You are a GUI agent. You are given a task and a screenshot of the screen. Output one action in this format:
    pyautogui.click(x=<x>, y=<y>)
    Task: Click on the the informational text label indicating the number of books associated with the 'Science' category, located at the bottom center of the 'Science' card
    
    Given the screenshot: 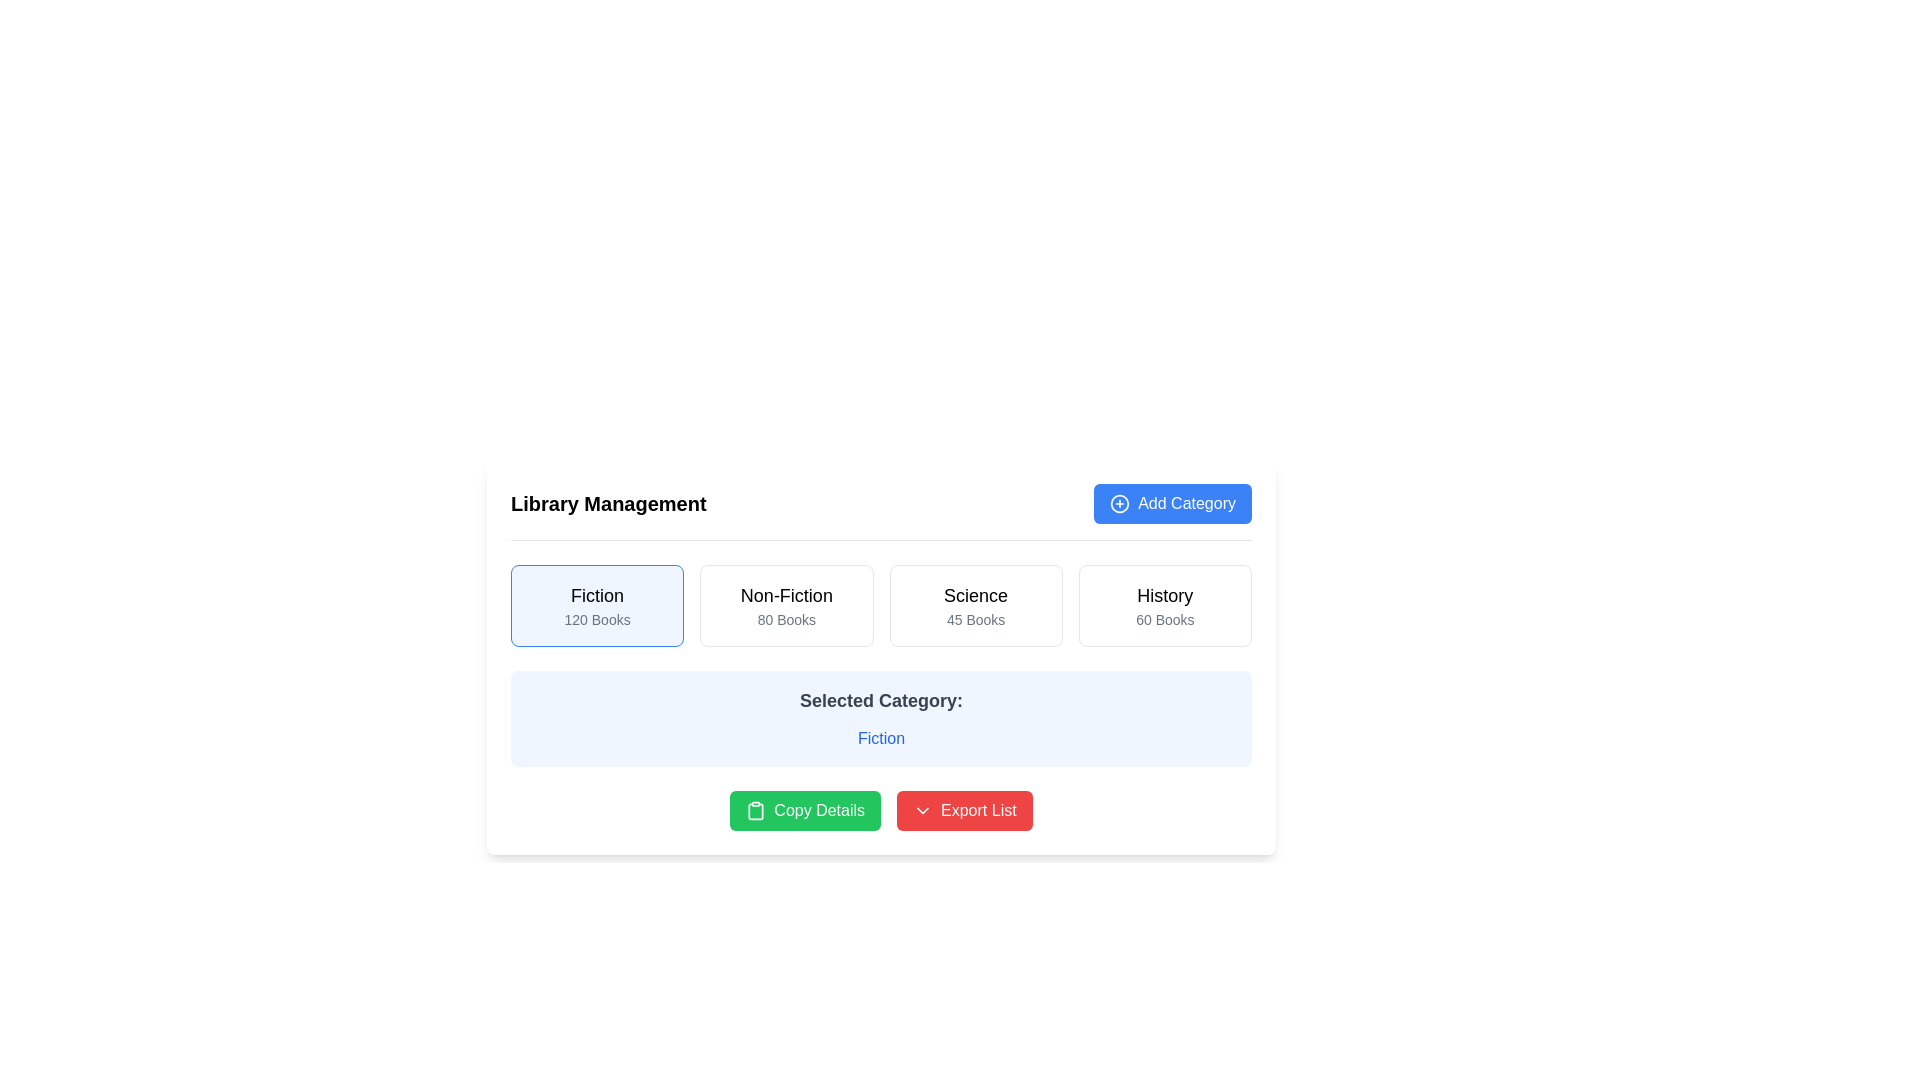 What is the action you would take?
    pyautogui.click(x=976, y=619)
    